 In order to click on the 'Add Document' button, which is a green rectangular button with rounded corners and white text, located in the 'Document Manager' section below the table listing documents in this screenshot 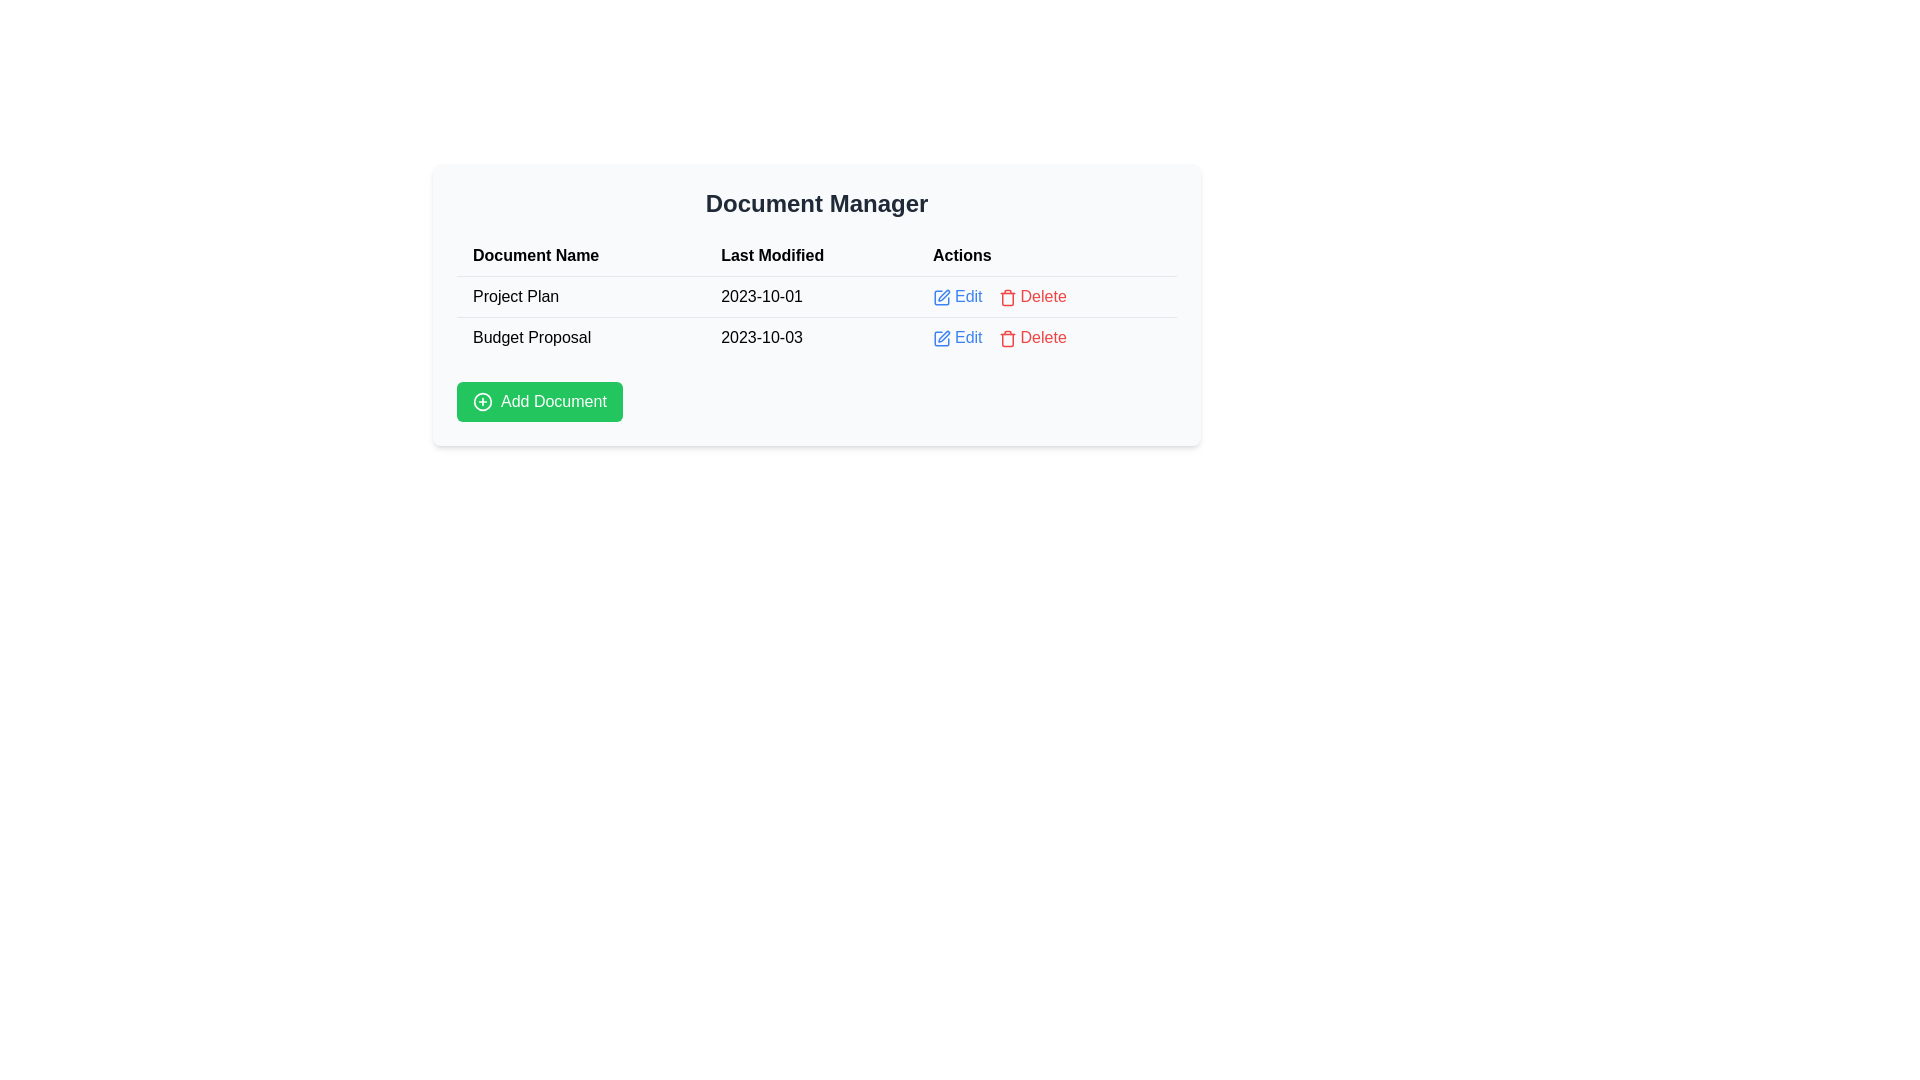, I will do `click(539, 401)`.